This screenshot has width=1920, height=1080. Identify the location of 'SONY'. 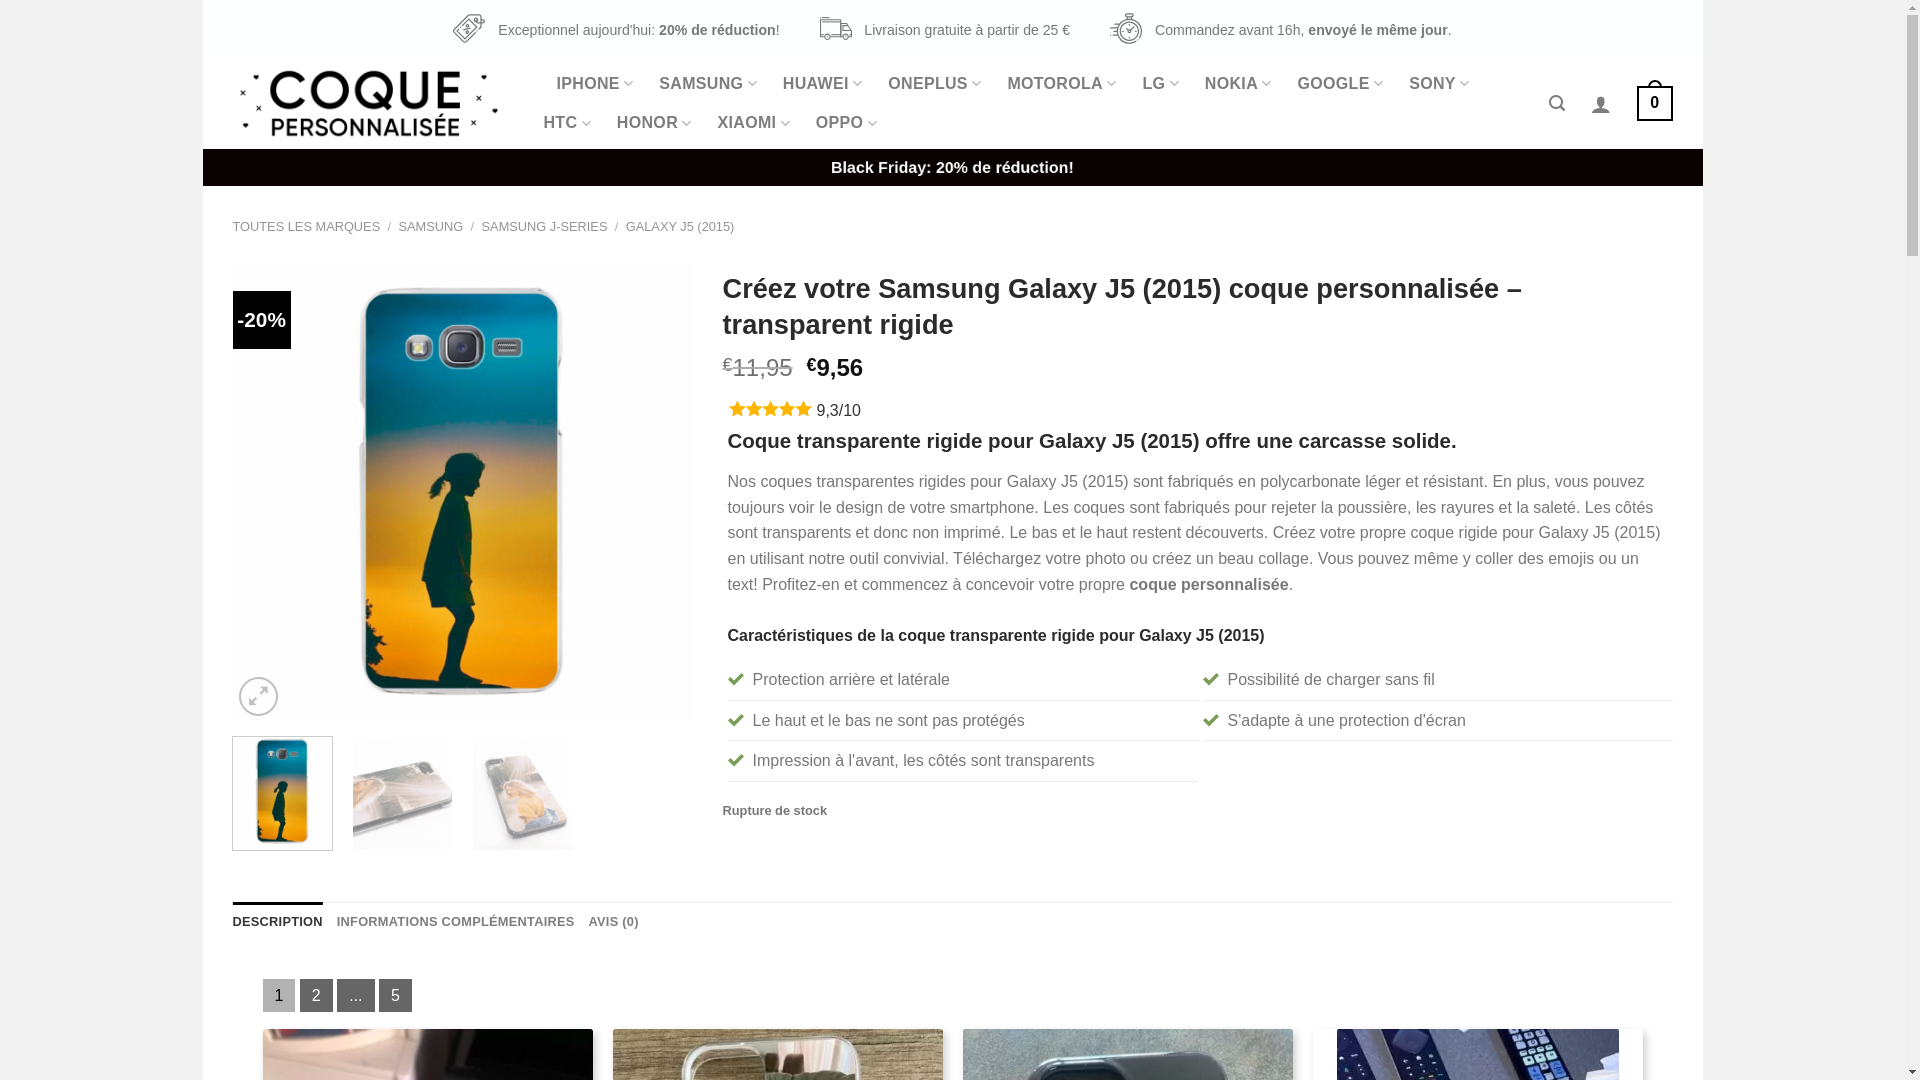
(1408, 82).